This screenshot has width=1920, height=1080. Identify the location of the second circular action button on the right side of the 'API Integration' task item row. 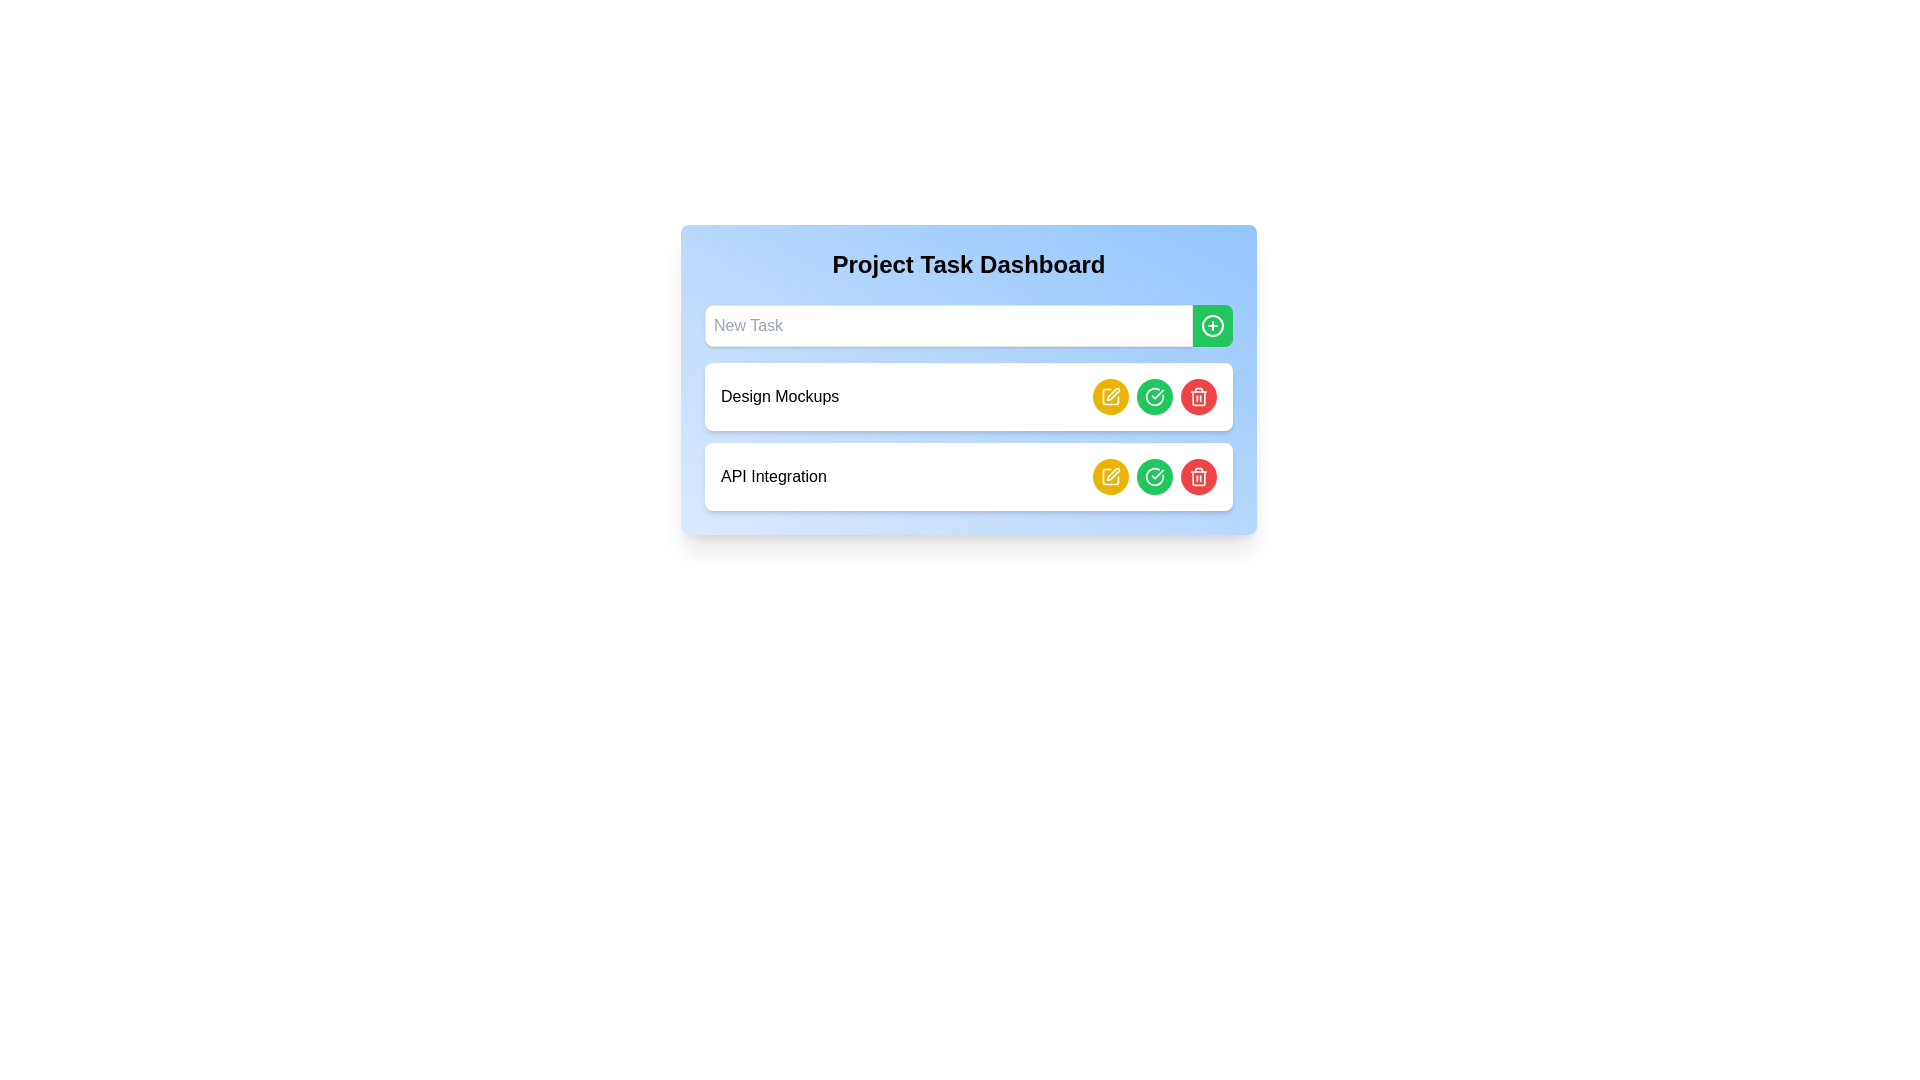
(1155, 477).